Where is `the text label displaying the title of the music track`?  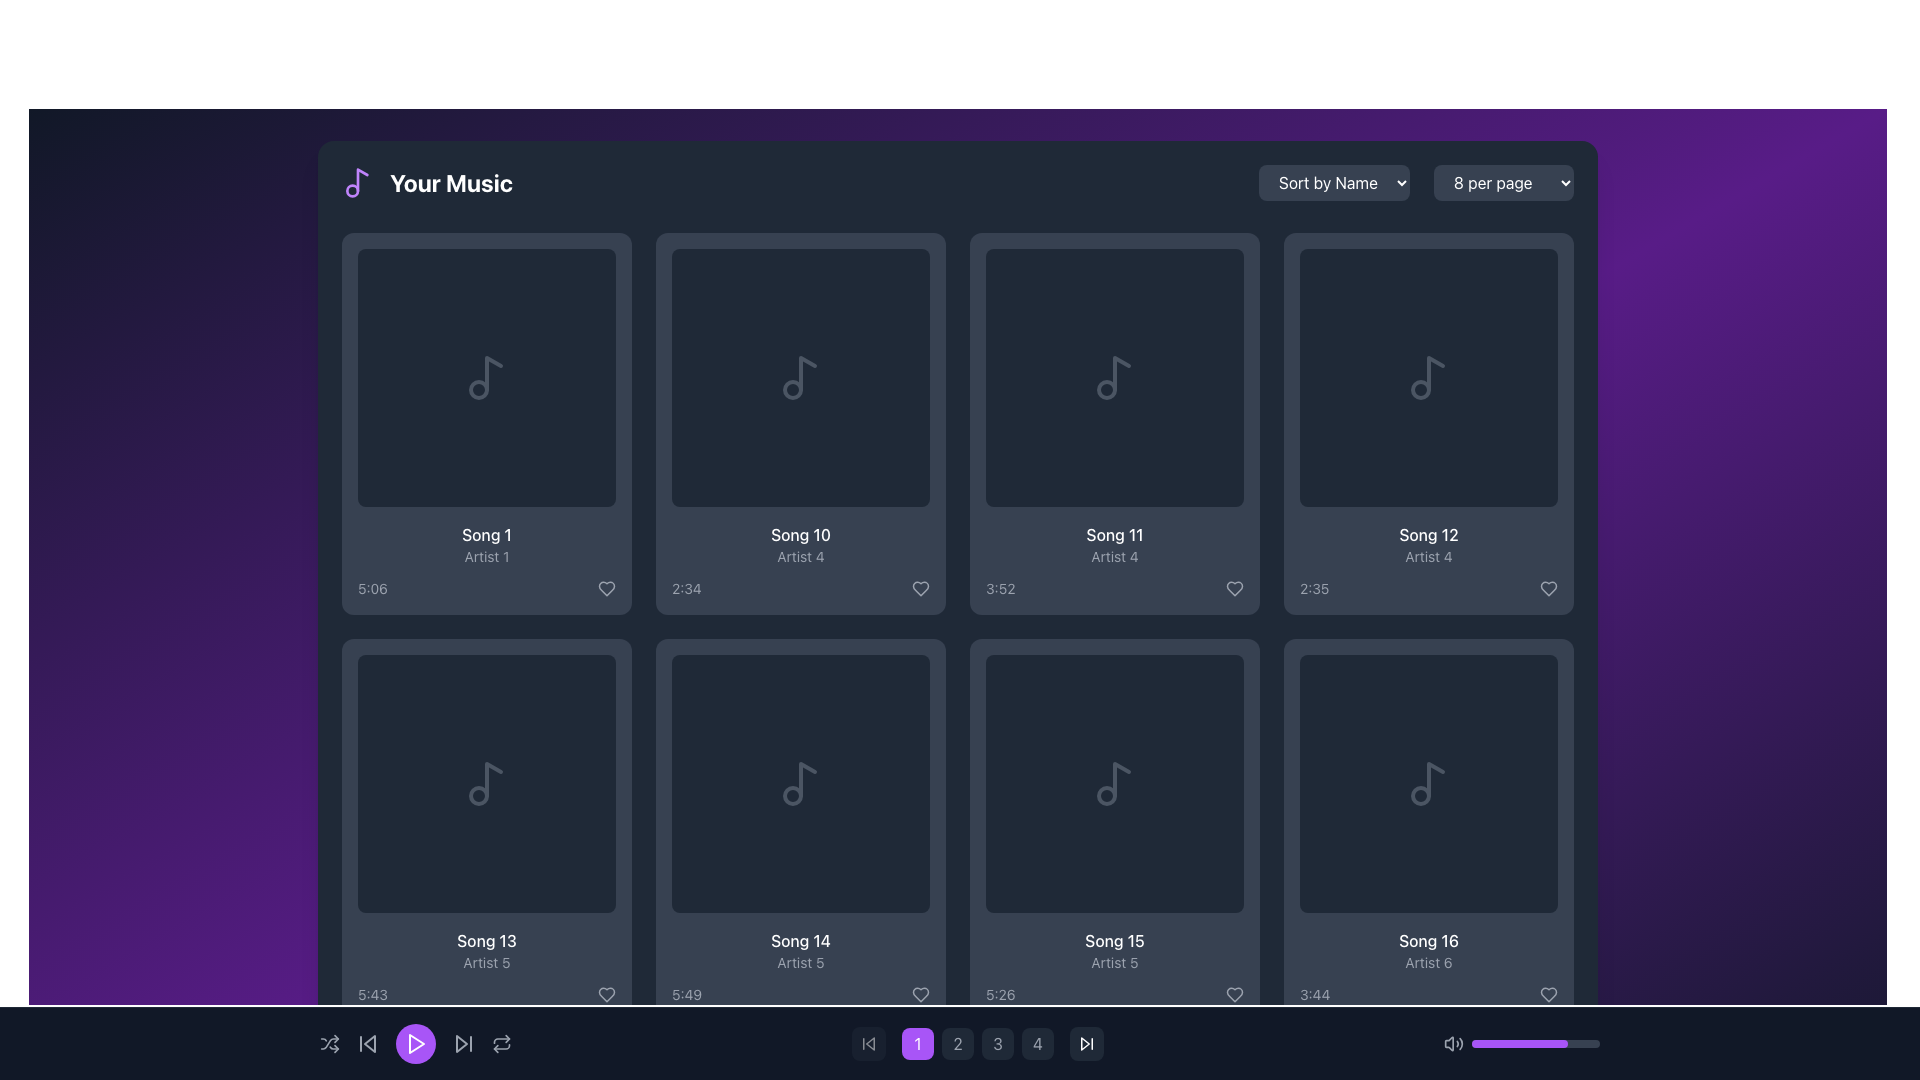 the text label displaying the title of the music track is located at coordinates (486, 534).